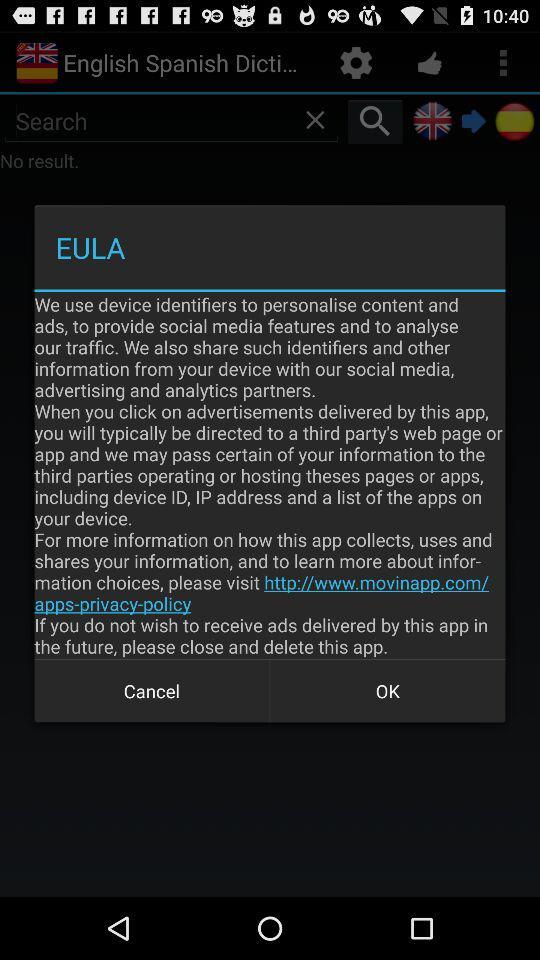 This screenshot has height=960, width=540. Describe the element at coordinates (151, 691) in the screenshot. I see `icon next to the ok item` at that location.